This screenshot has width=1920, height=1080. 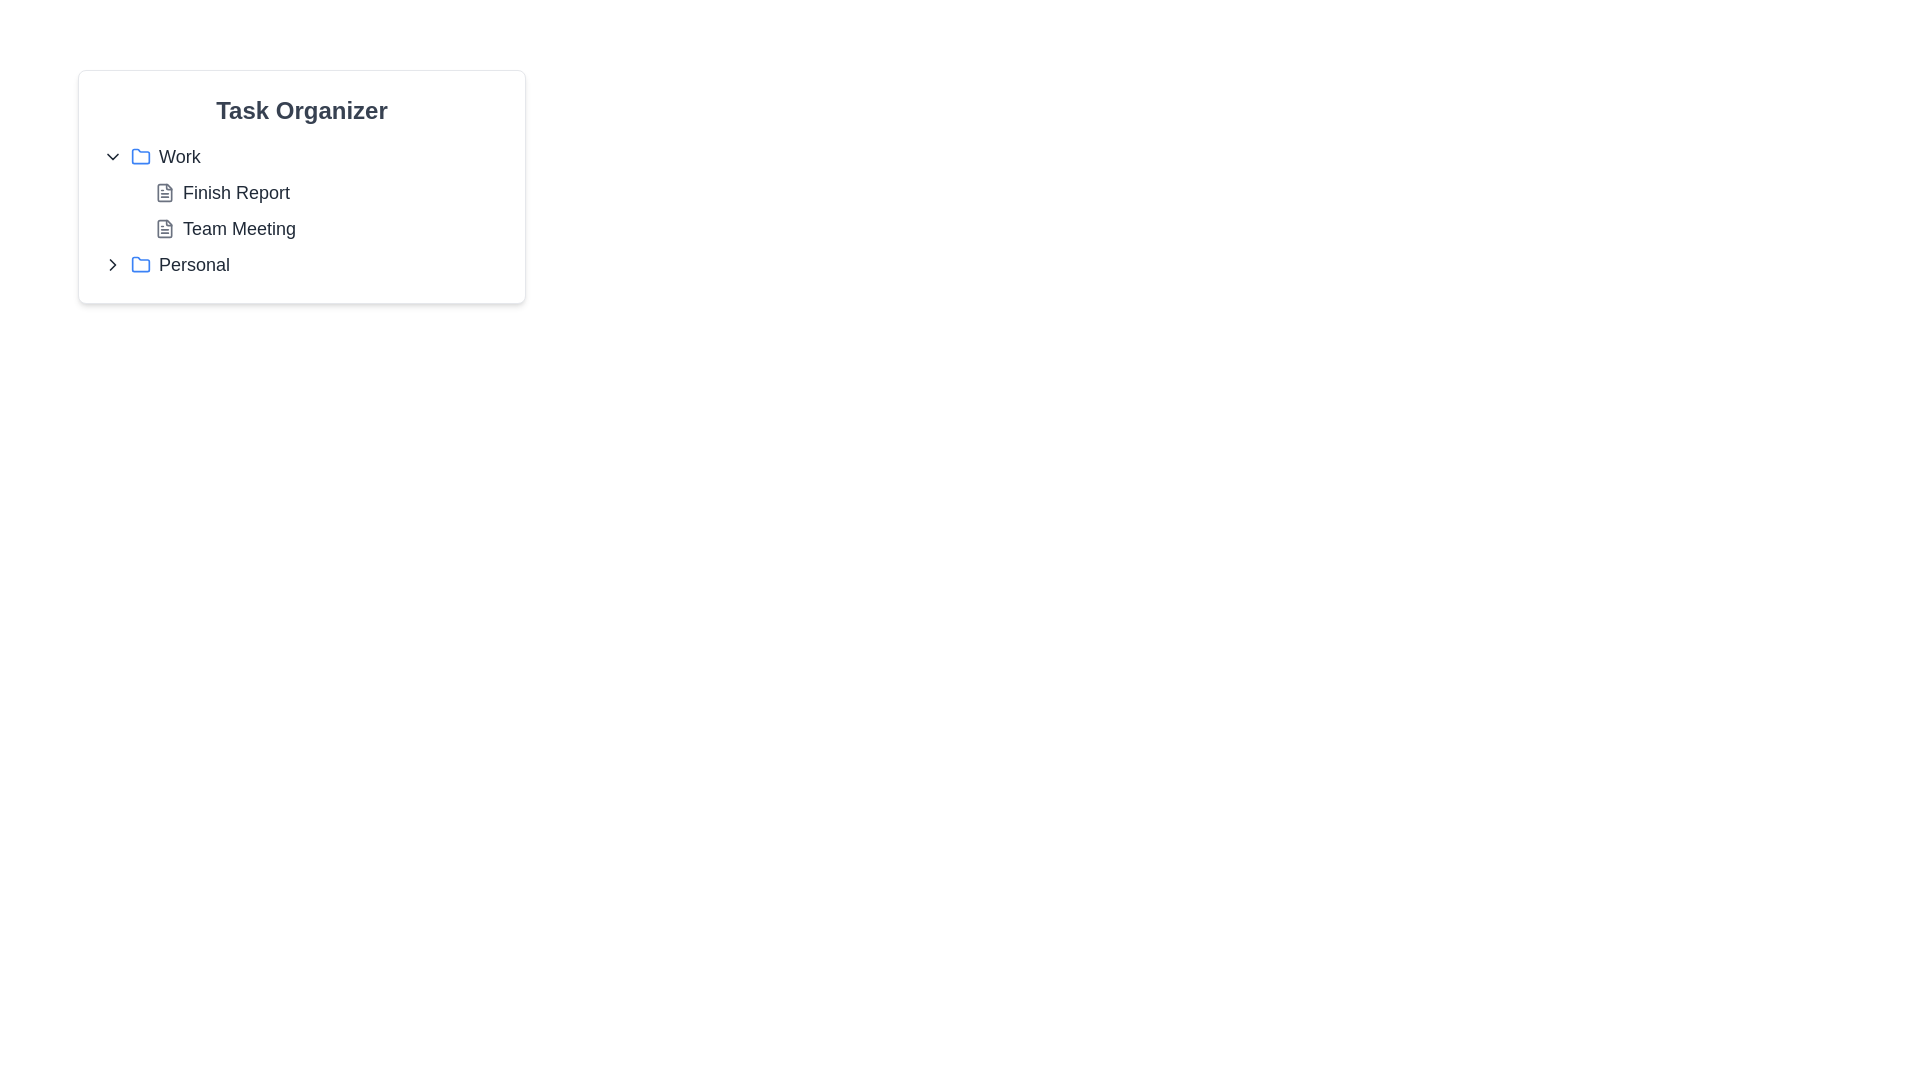 What do you see at coordinates (164, 192) in the screenshot?
I see `the first icon representing the 'Finish Report' item in the 'Work' section of the 'Task Organizer' widget` at bounding box center [164, 192].